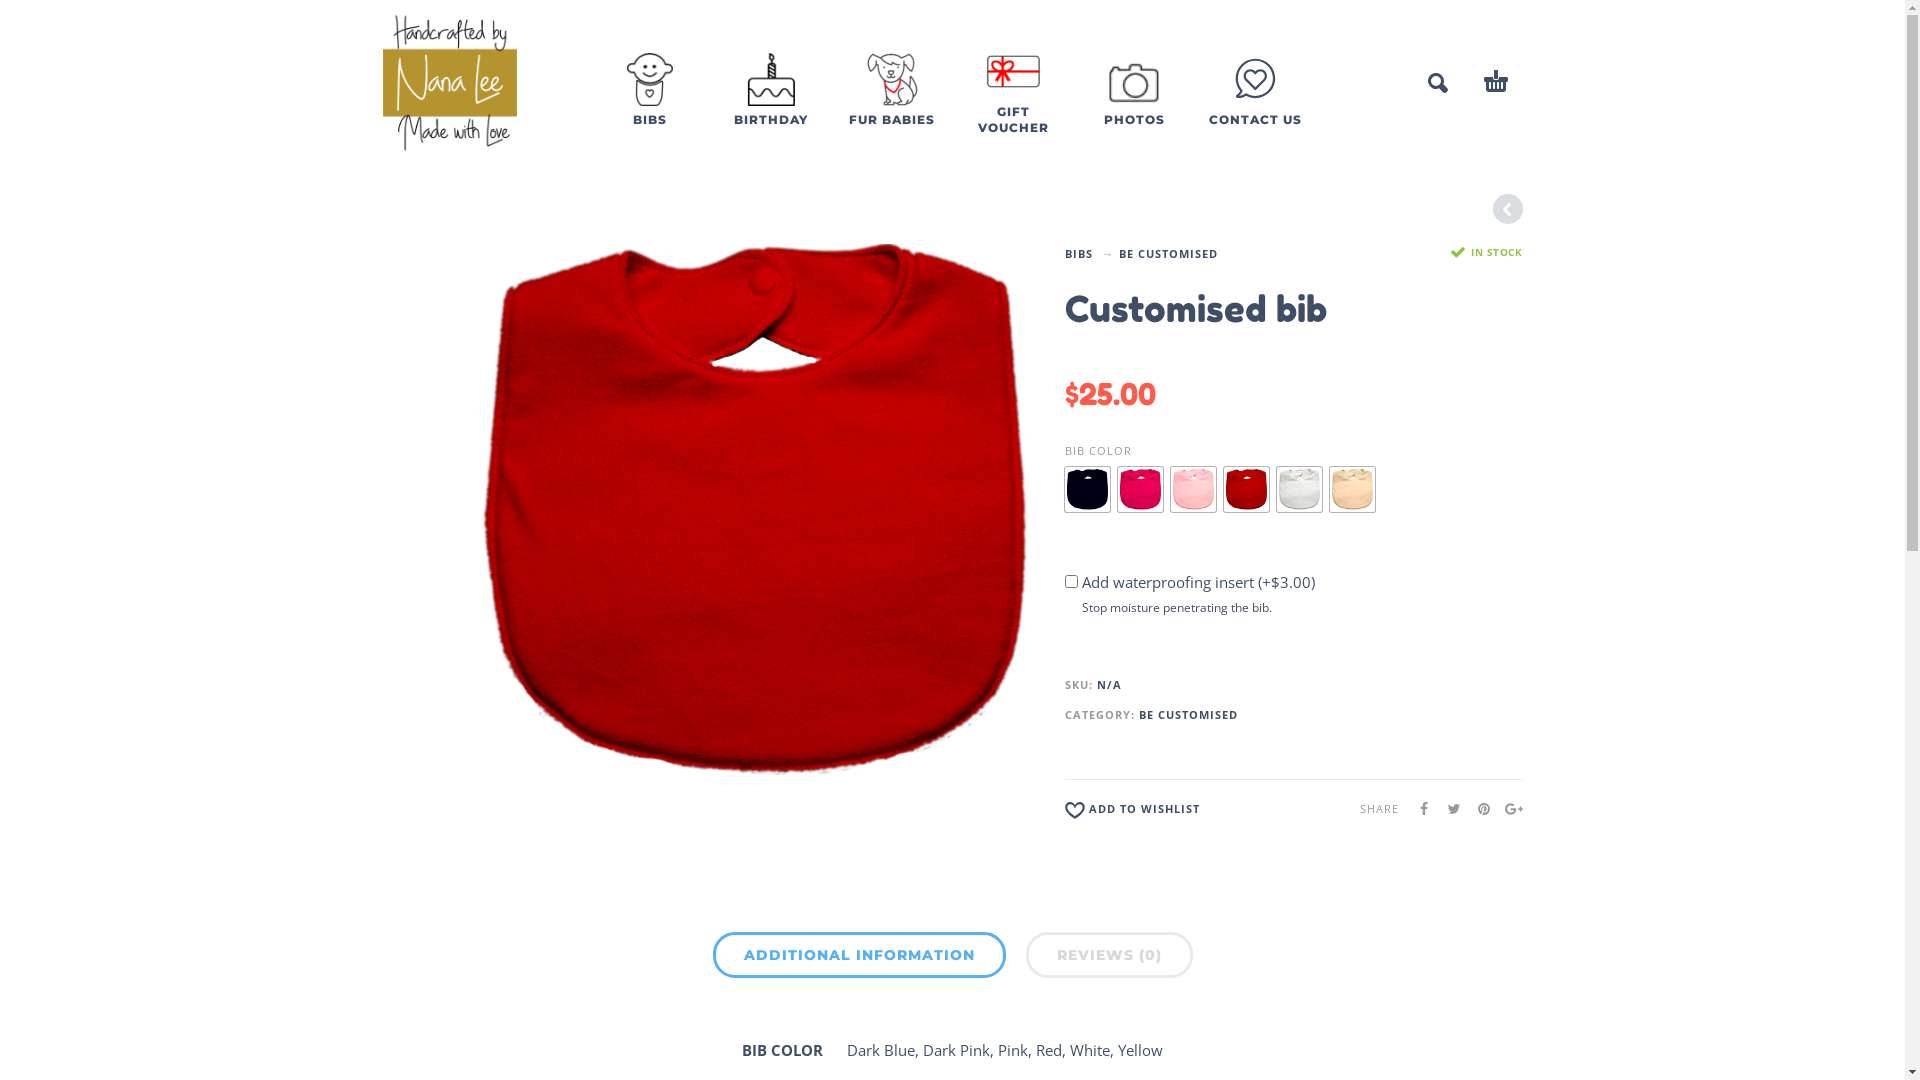  What do you see at coordinates (1168, 253) in the screenshot?
I see `'BE CUSTOMISED'` at bounding box center [1168, 253].